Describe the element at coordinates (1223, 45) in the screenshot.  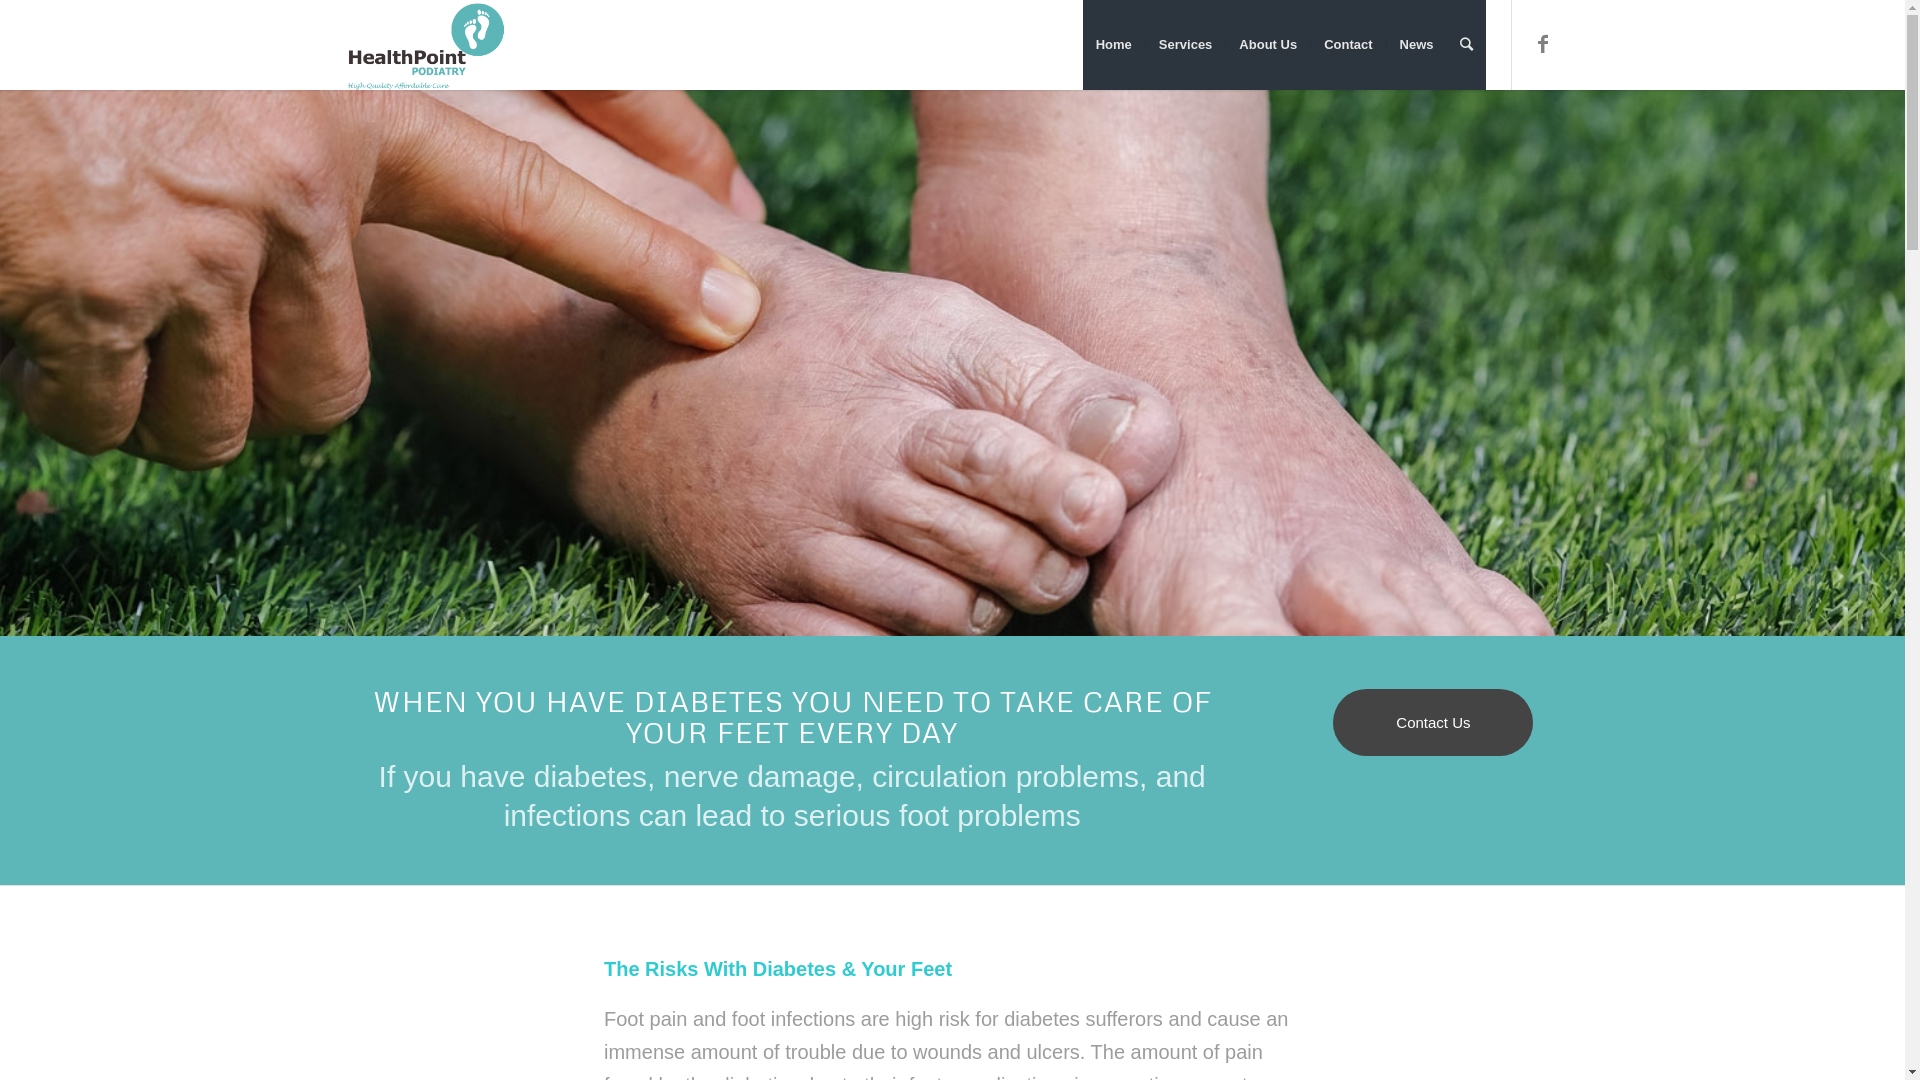
I see `'About Us'` at that location.